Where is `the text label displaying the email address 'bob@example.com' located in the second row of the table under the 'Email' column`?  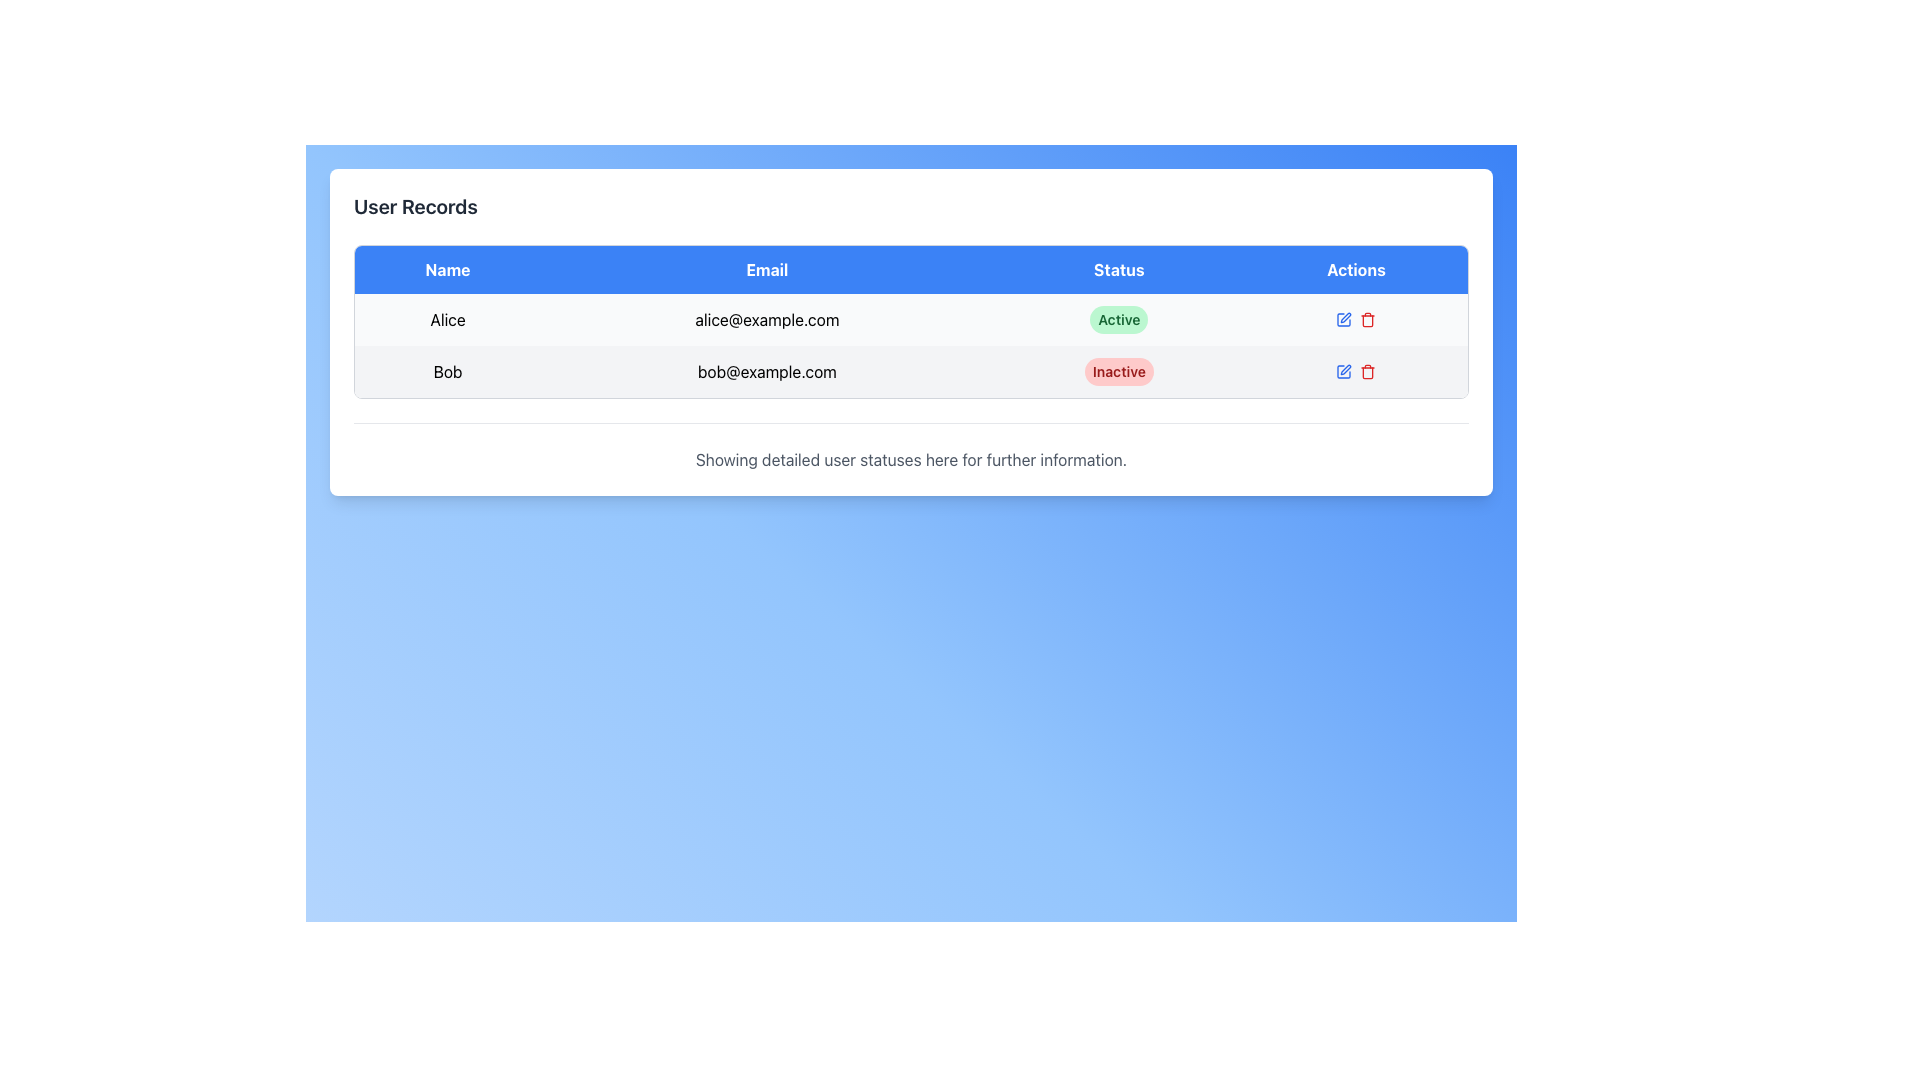
the text label displaying the email address 'bob@example.com' located in the second row of the table under the 'Email' column is located at coordinates (766, 371).